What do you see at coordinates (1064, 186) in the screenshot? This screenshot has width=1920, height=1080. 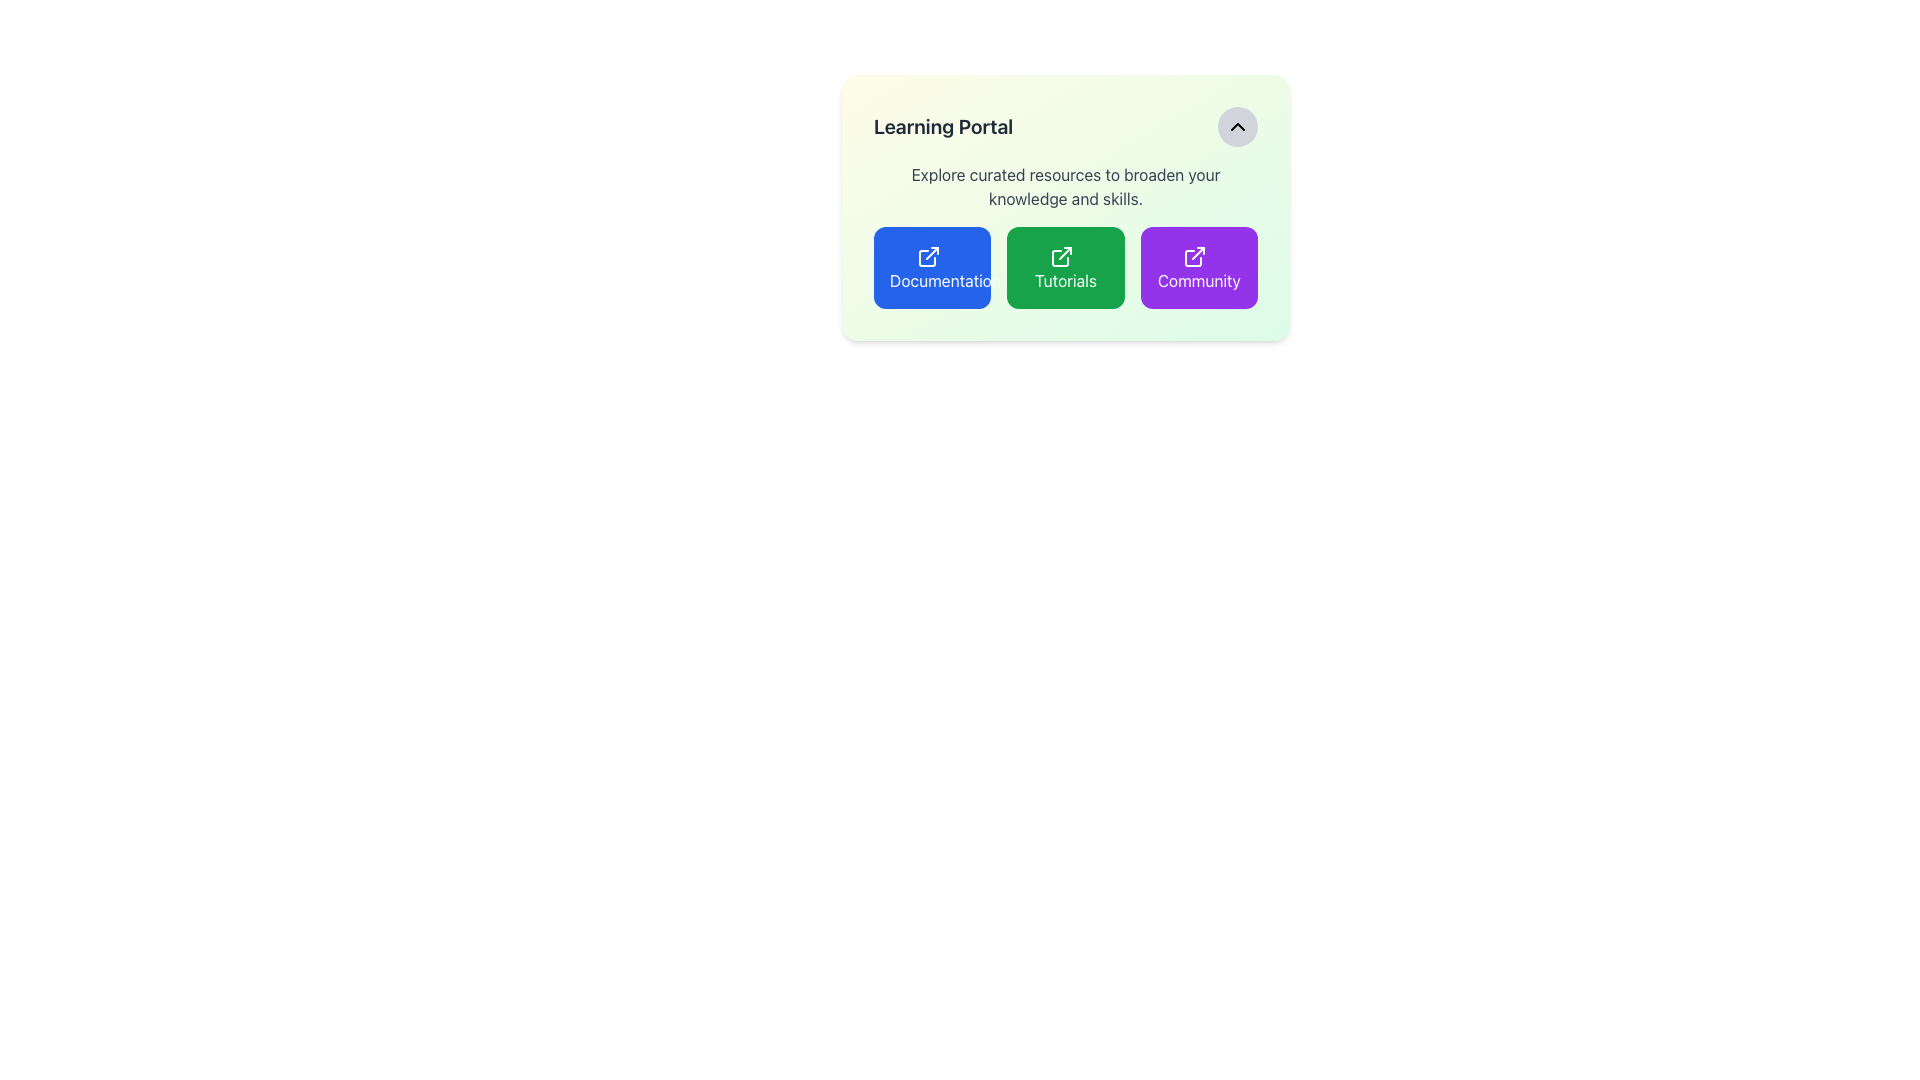 I see `single-line text block that displays the sentence: 'Explore curated resources to broaden your knowledge and skills.' located at the top section of the card layout` at bounding box center [1064, 186].